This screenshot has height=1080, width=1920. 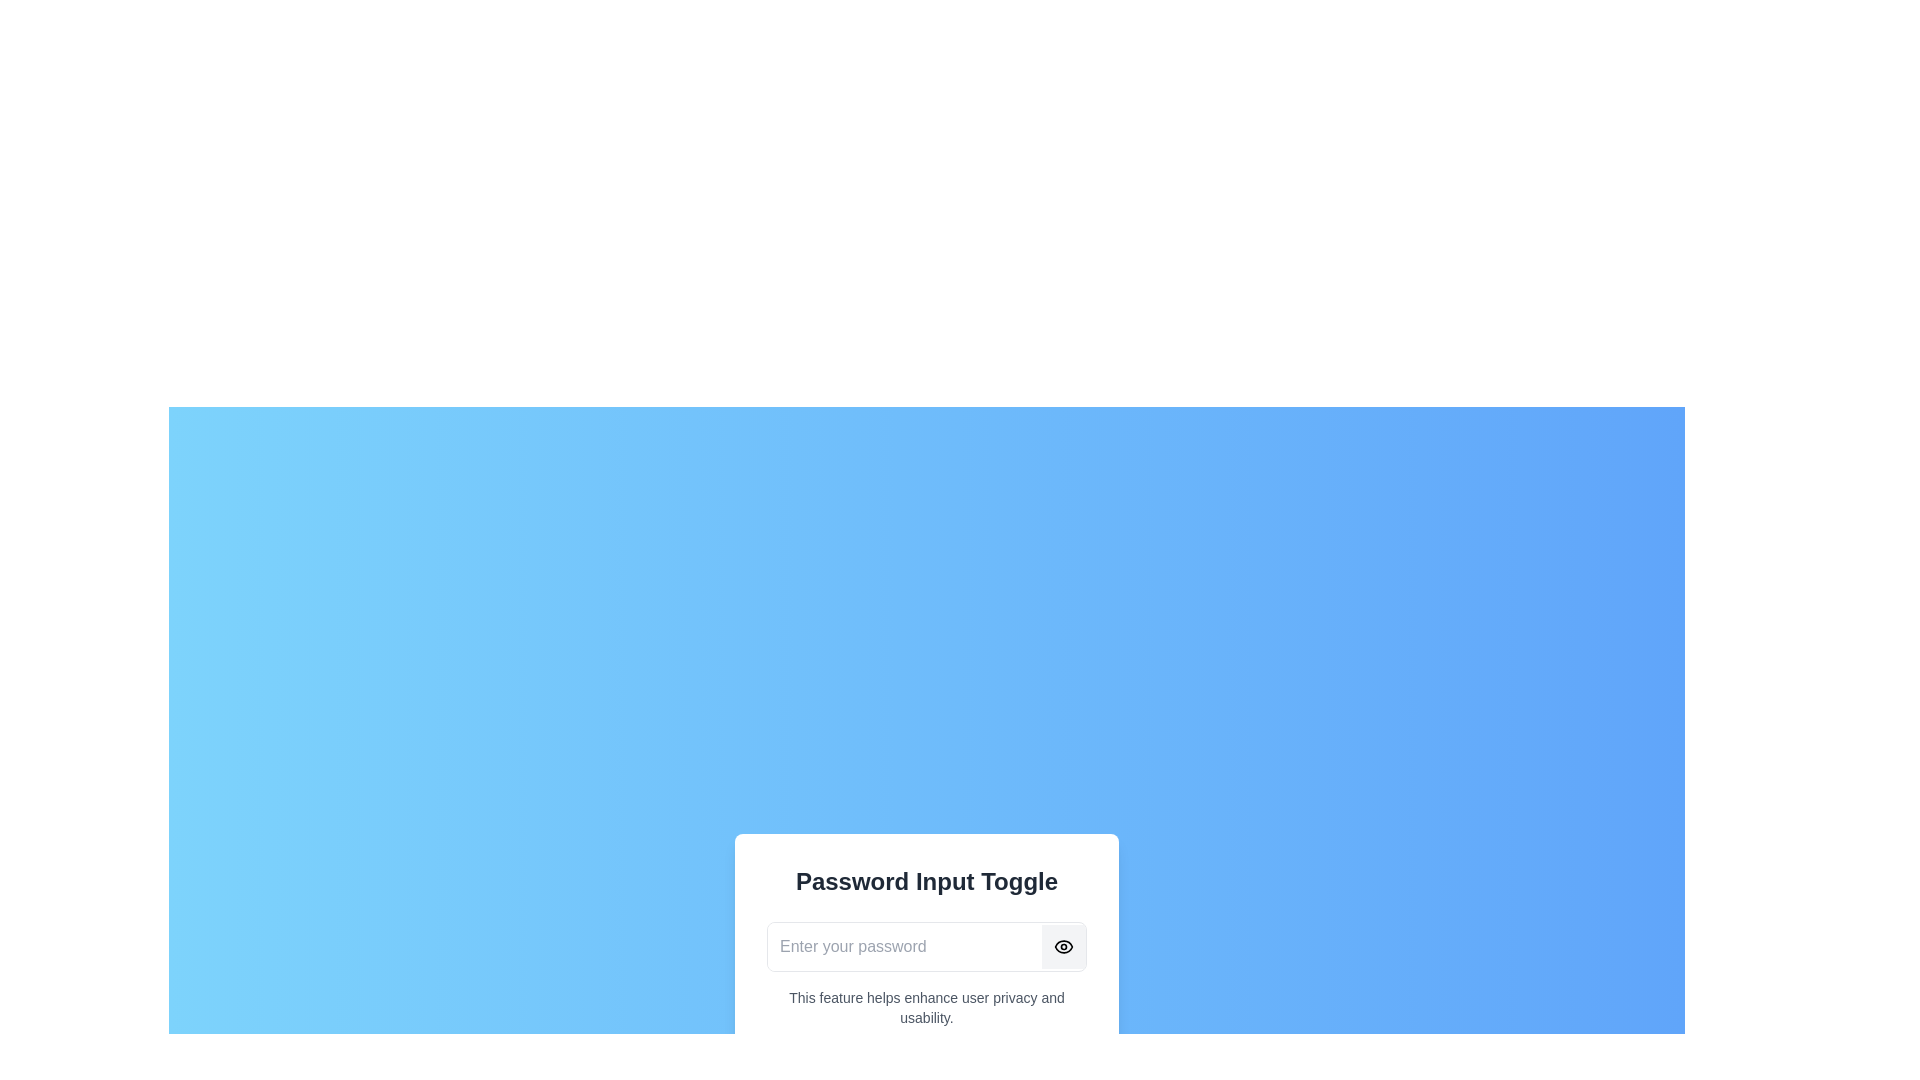 I want to click on the toggle button to change the visibility of the password input field, so click(x=1063, y=946).